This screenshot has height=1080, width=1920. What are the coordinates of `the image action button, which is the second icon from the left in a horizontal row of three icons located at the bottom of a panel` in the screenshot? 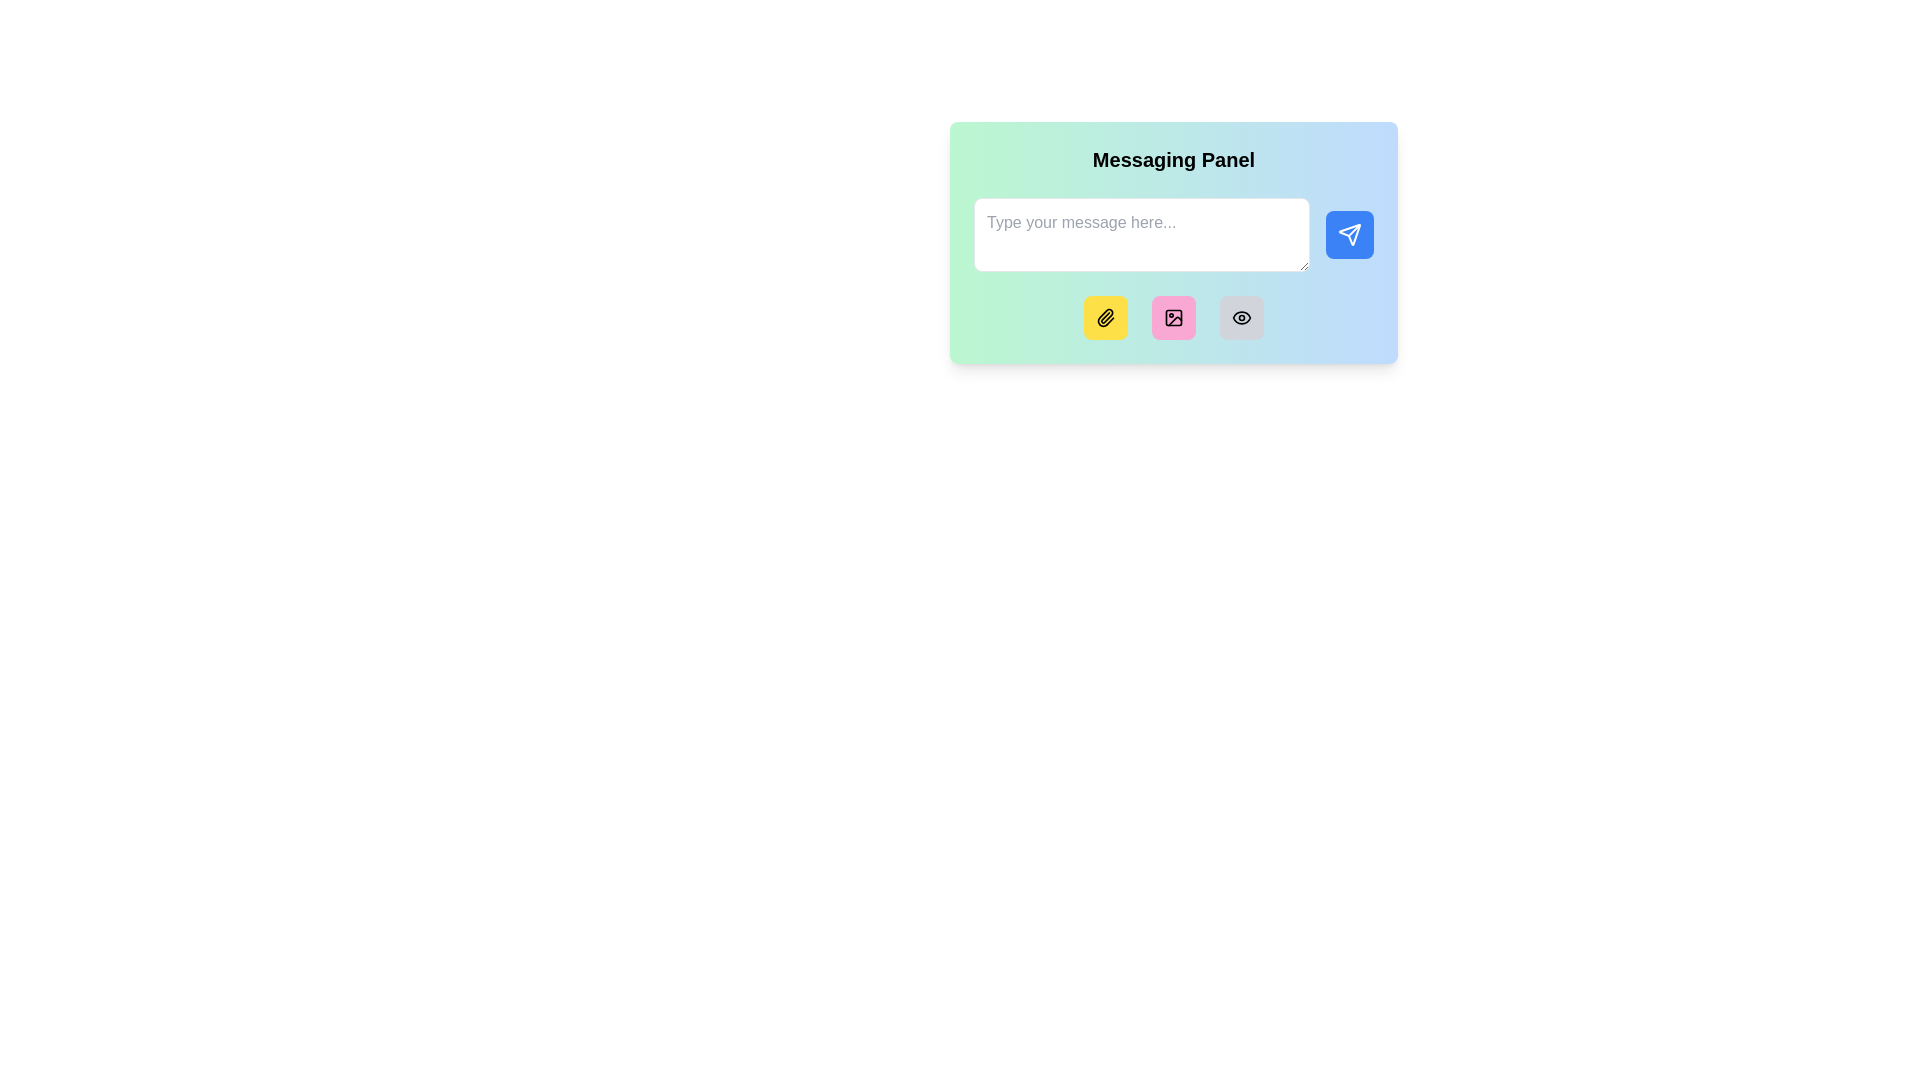 It's located at (1174, 316).